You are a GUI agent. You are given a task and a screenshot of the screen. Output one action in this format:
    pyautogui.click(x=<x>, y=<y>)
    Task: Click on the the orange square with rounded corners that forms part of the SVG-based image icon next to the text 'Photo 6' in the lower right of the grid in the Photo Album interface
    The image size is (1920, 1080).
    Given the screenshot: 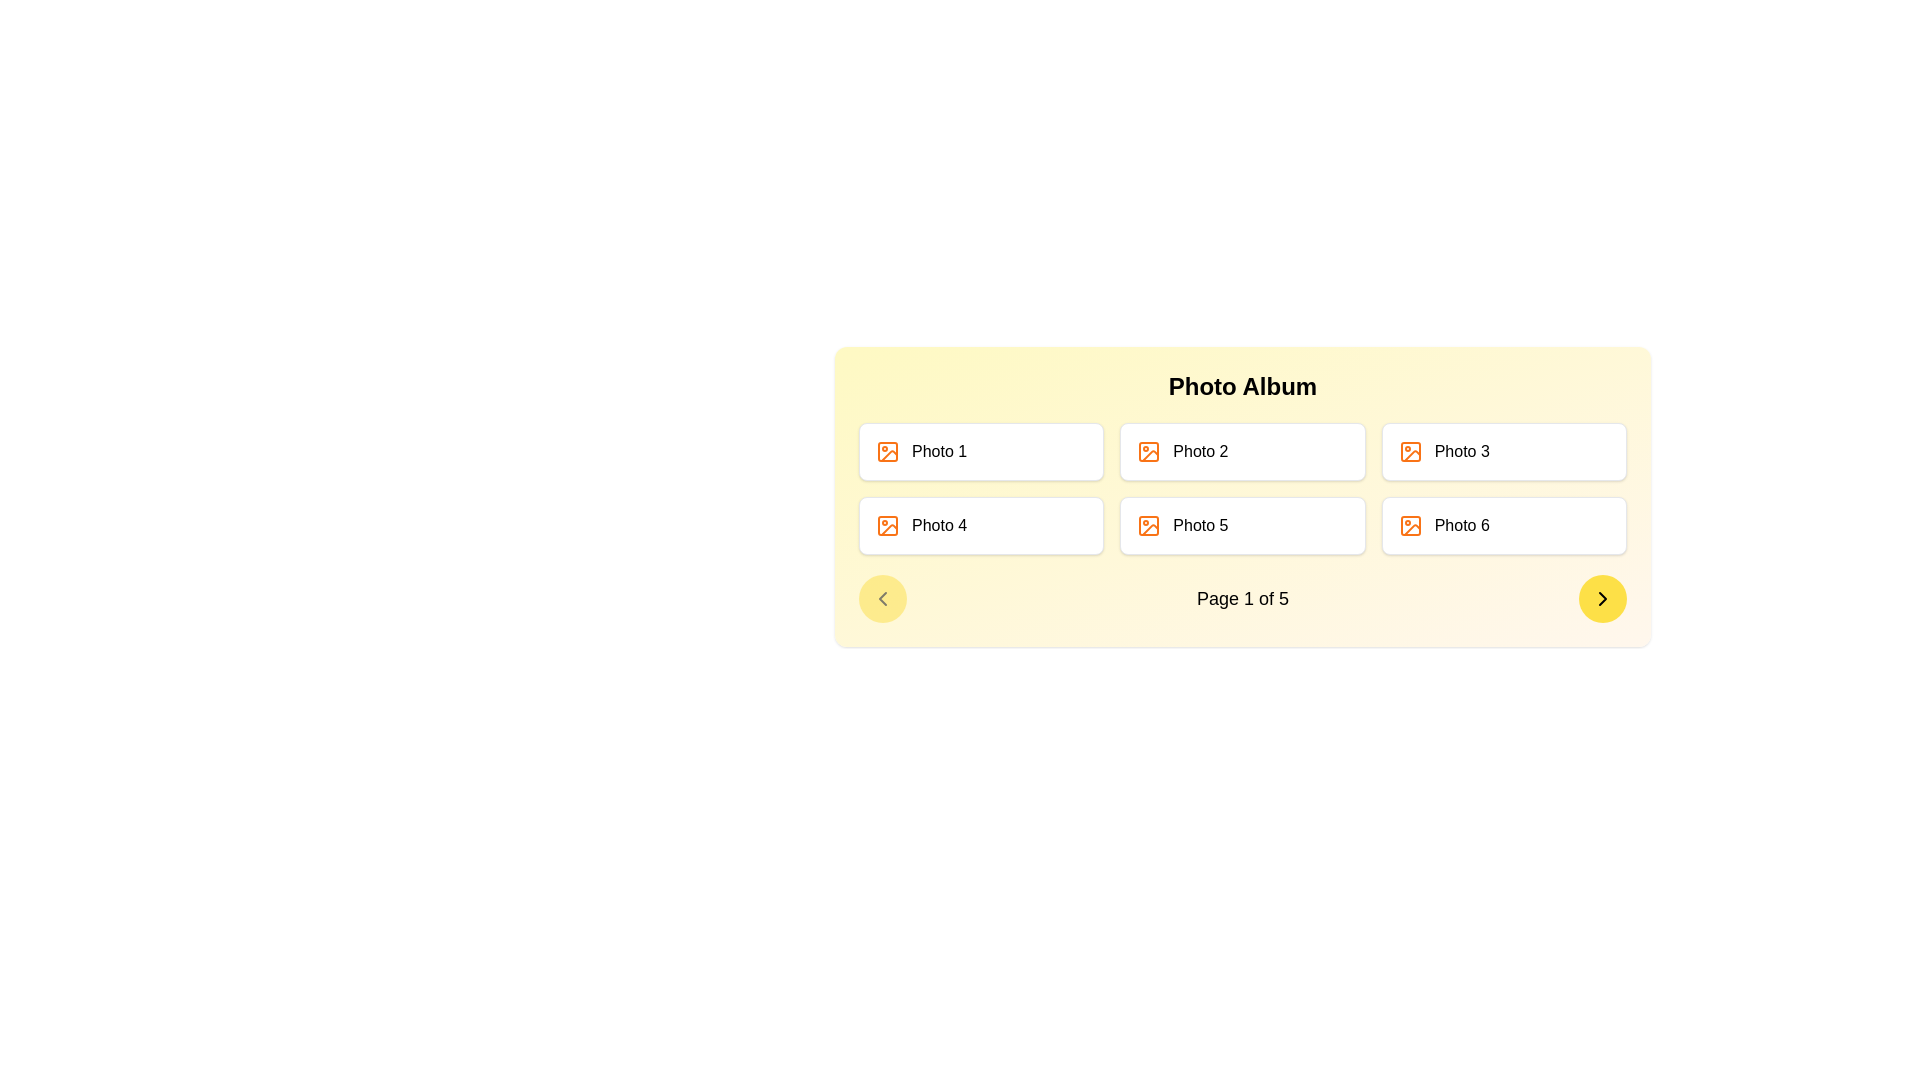 What is the action you would take?
    pyautogui.click(x=1409, y=524)
    